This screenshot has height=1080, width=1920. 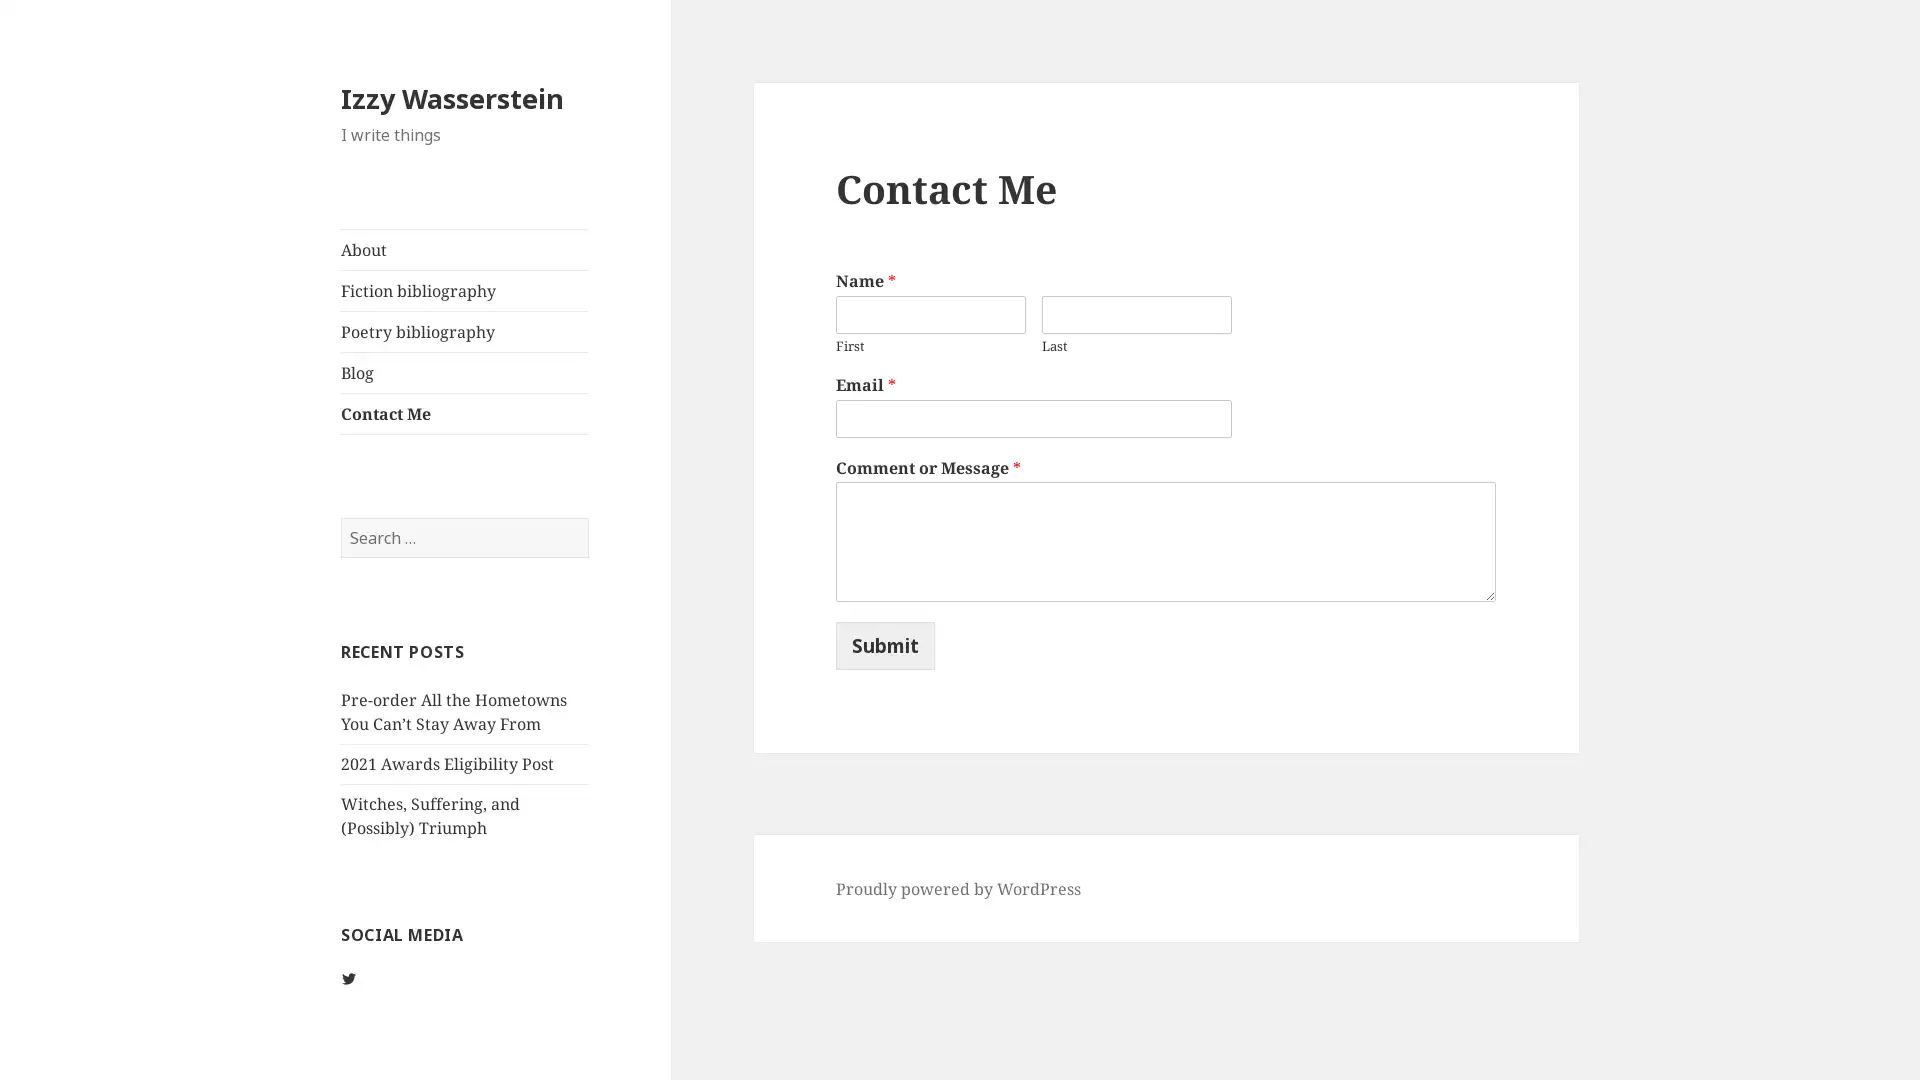 What do you see at coordinates (586, 515) in the screenshot?
I see `Search` at bounding box center [586, 515].